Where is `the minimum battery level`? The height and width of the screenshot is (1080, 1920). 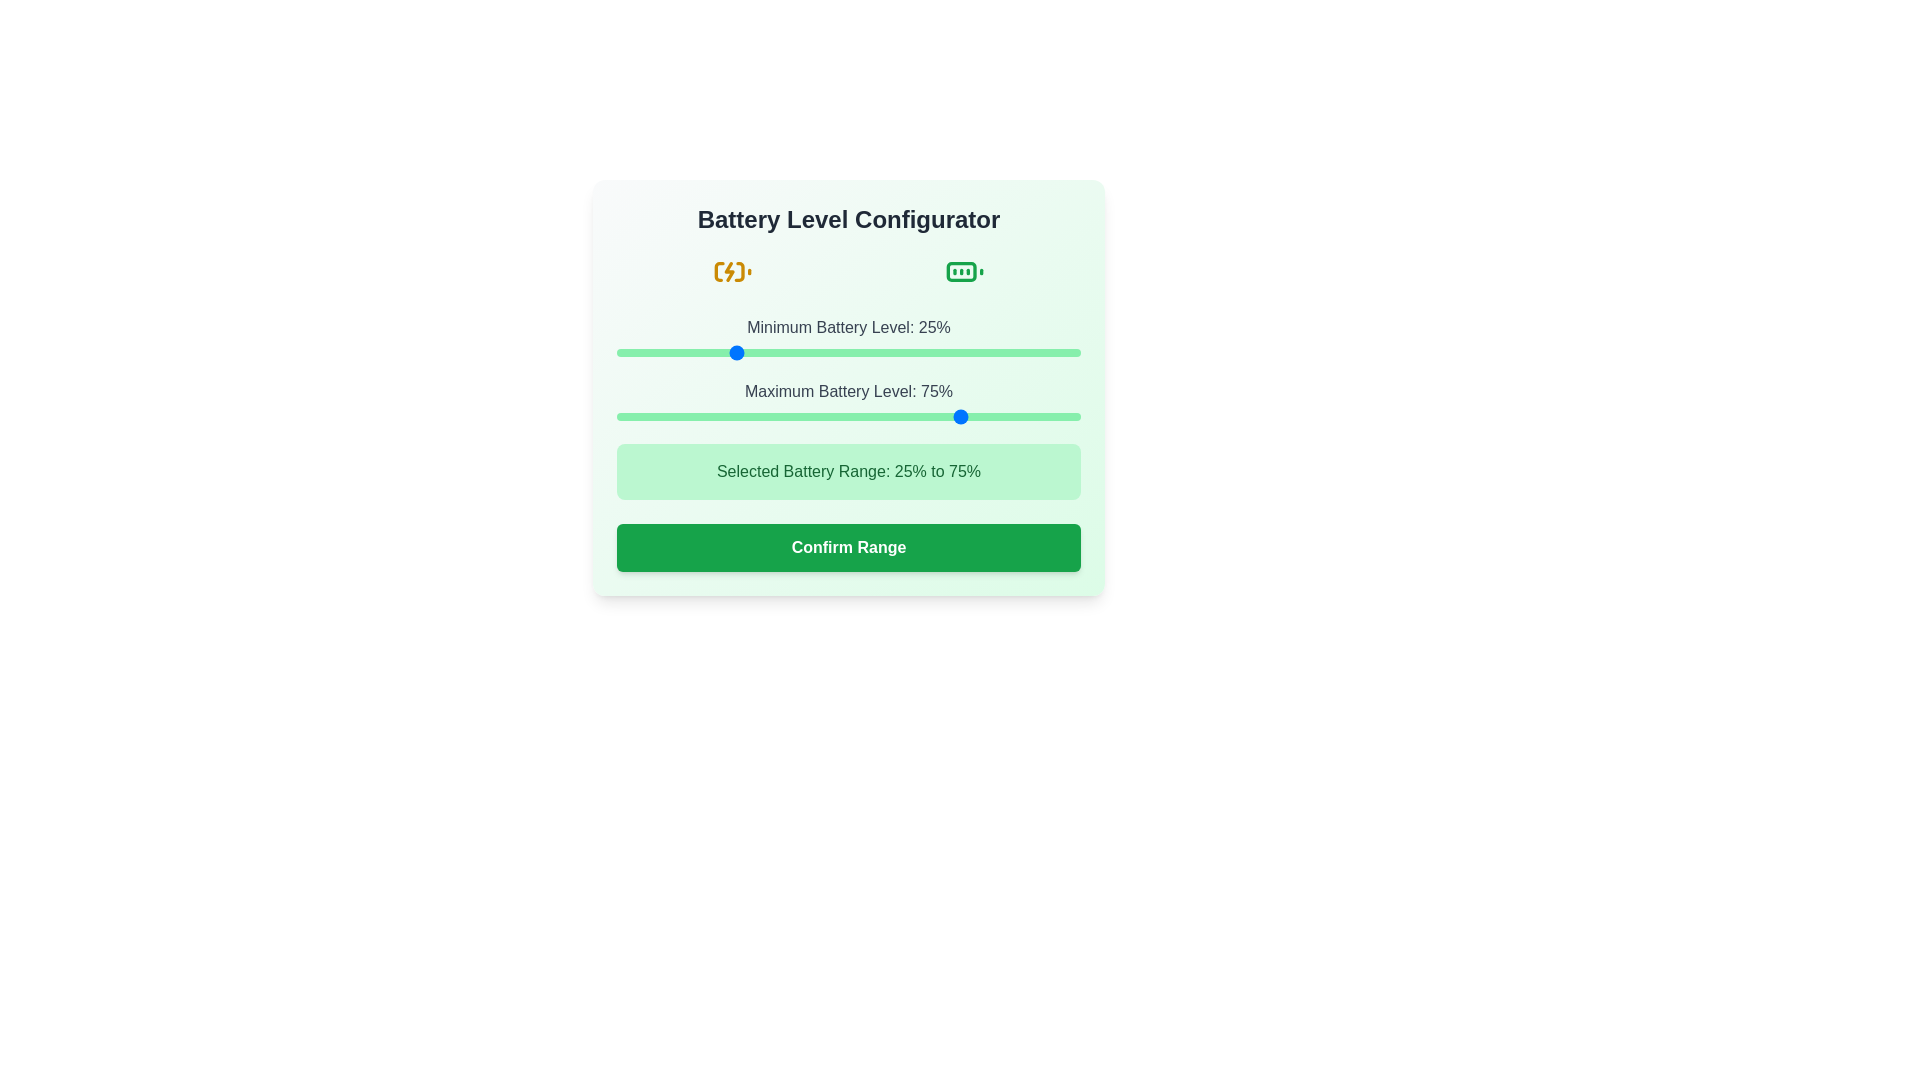 the minimum battery level is located at coordinates (839, 352).